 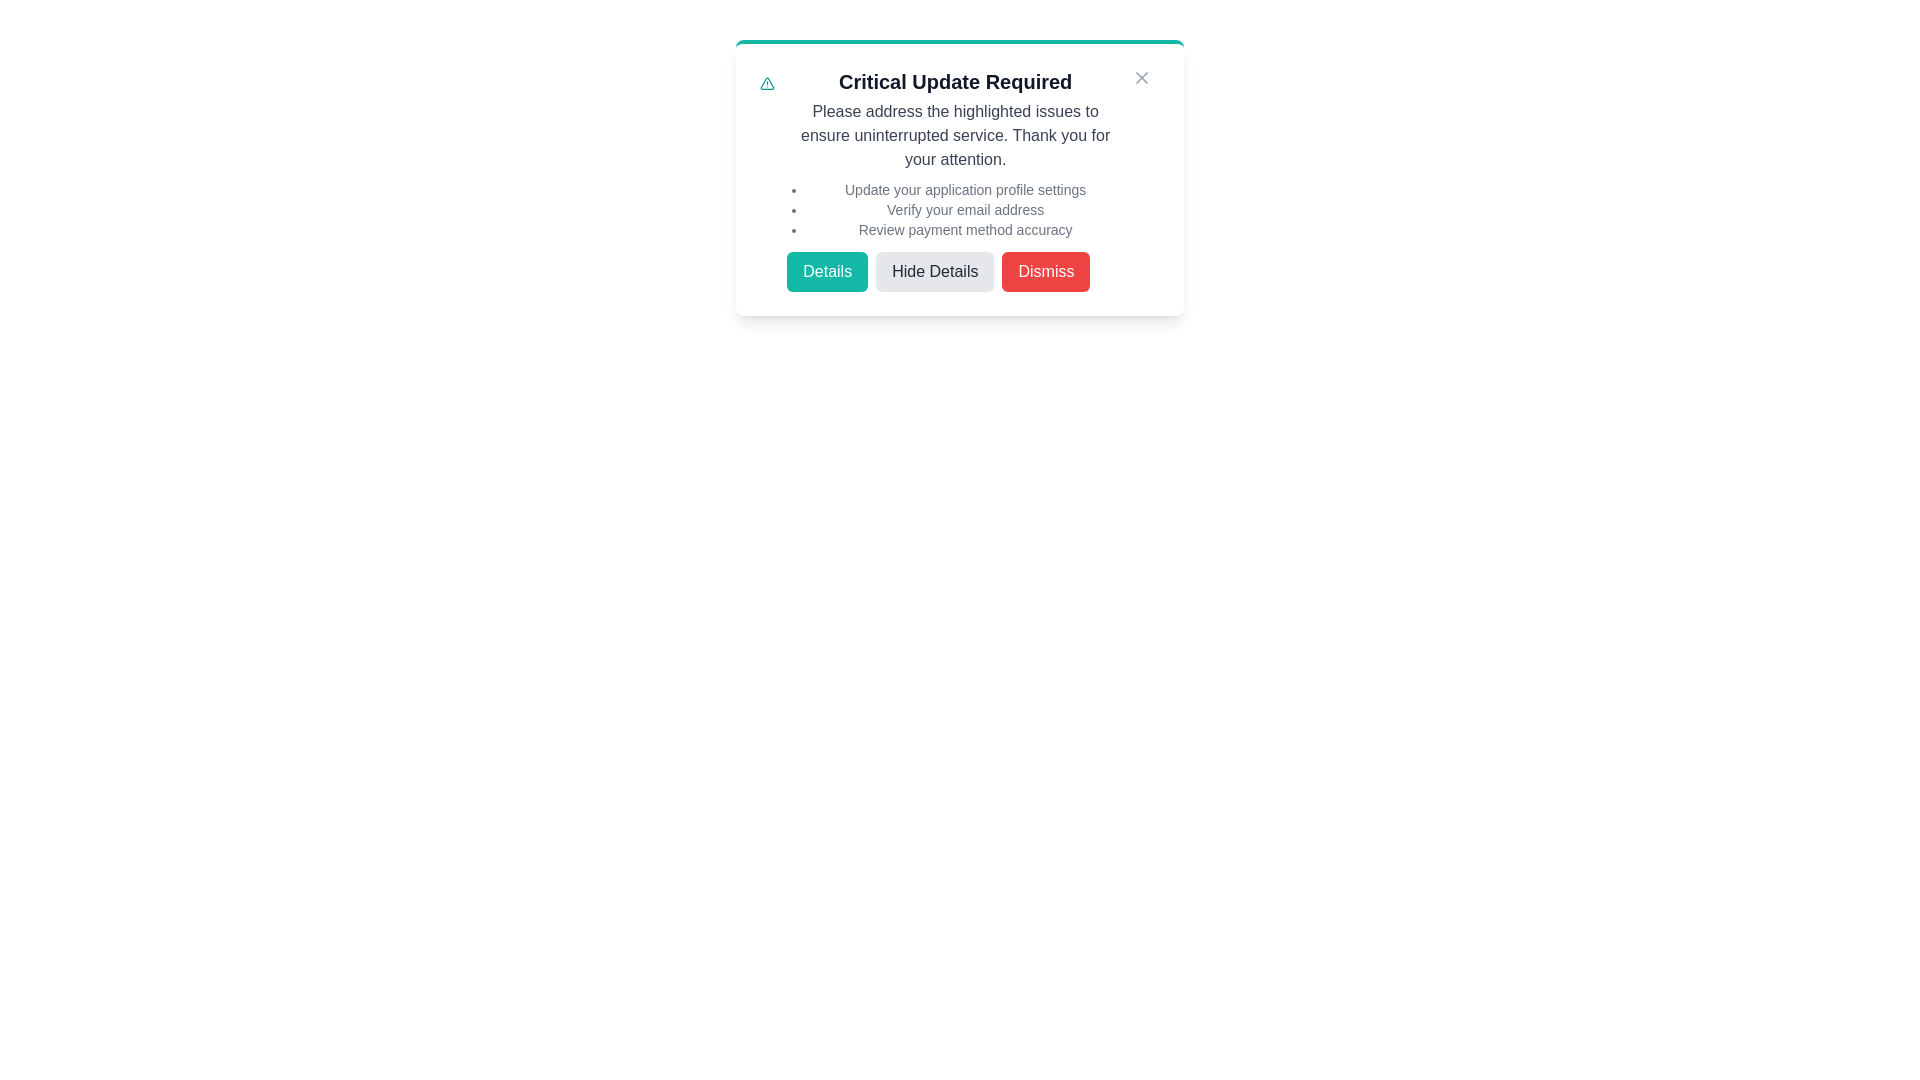 What do you see at coordinates (827, 272) in the screenshot?
I see `the rounded rectangular button with a teal background and white text reading 'Details'` at bounding box center [827, 272].